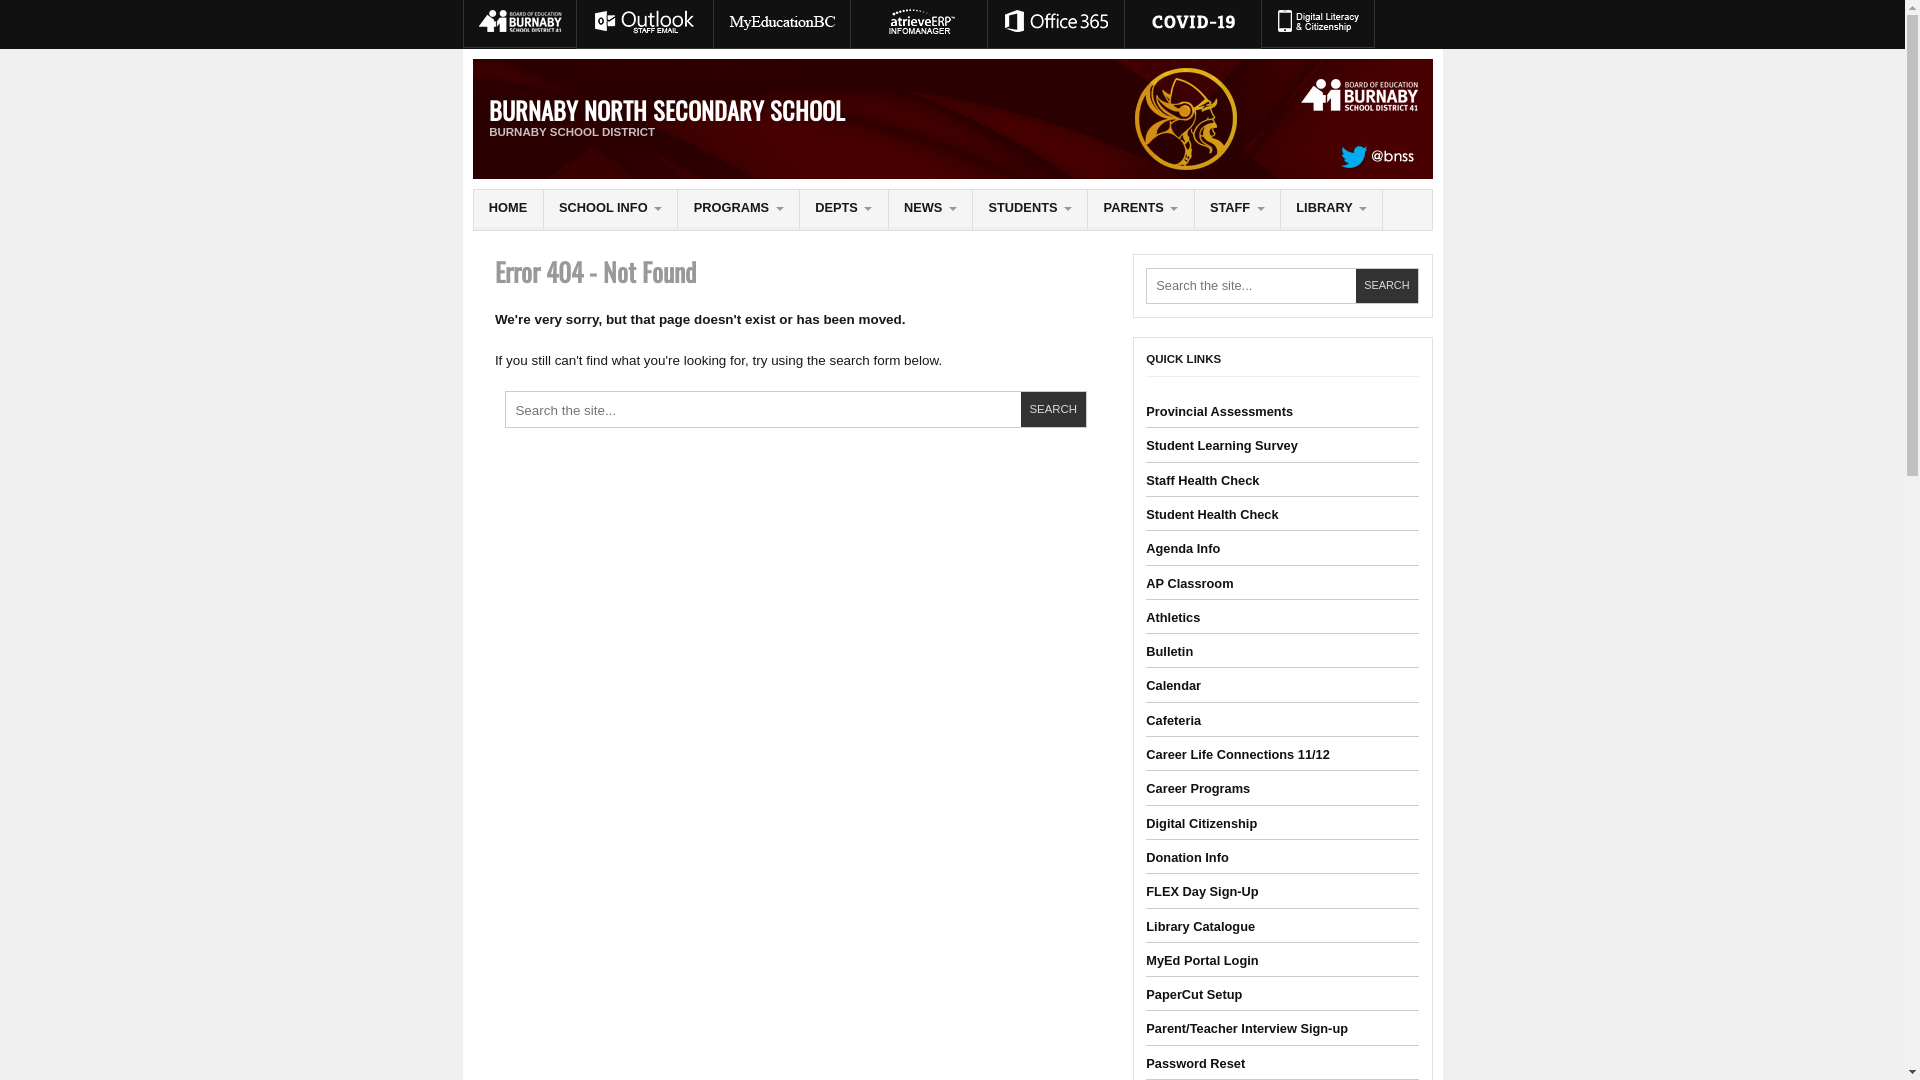 This screenshot has height=1080, width=1920. Describe the element at coordinates (1173, 720) in the screenshot. I see `'Cafeteria'` at that location.